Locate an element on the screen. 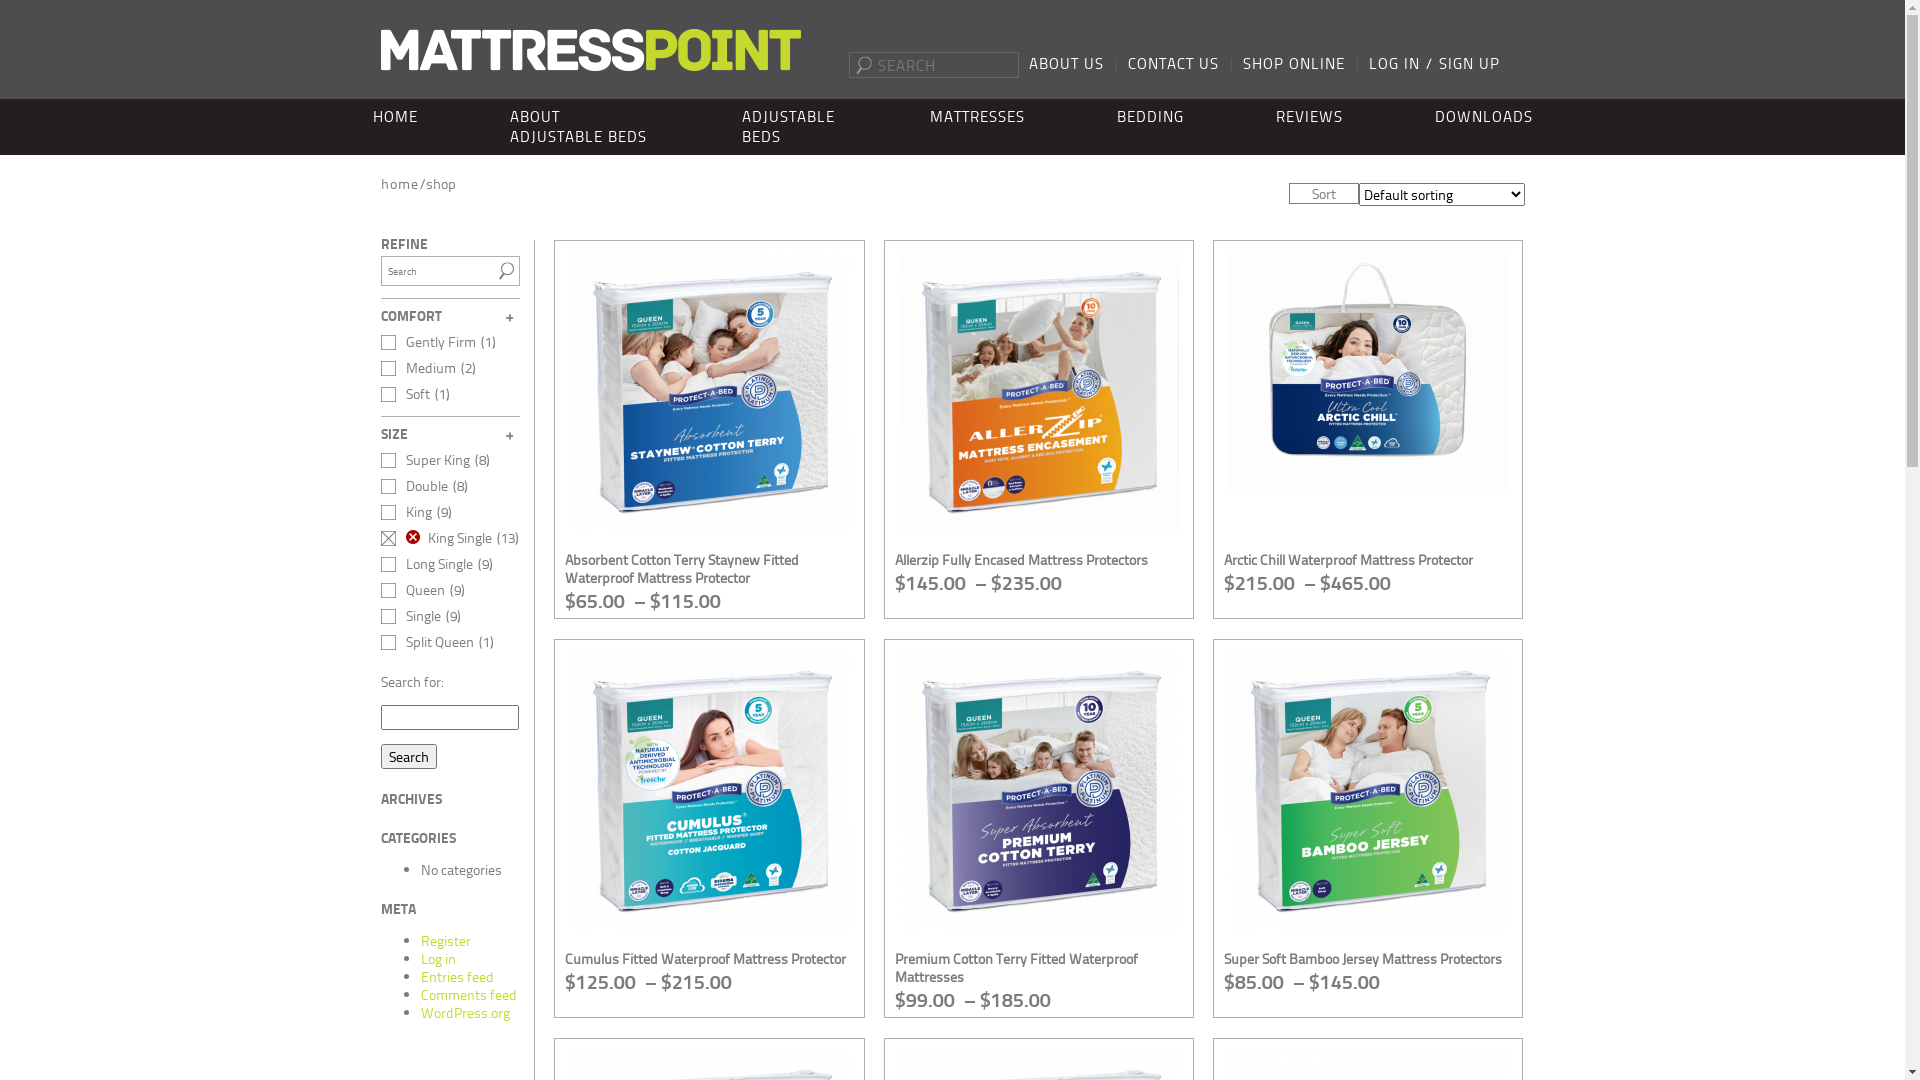  'Search' is located at coordinates (379, 756).